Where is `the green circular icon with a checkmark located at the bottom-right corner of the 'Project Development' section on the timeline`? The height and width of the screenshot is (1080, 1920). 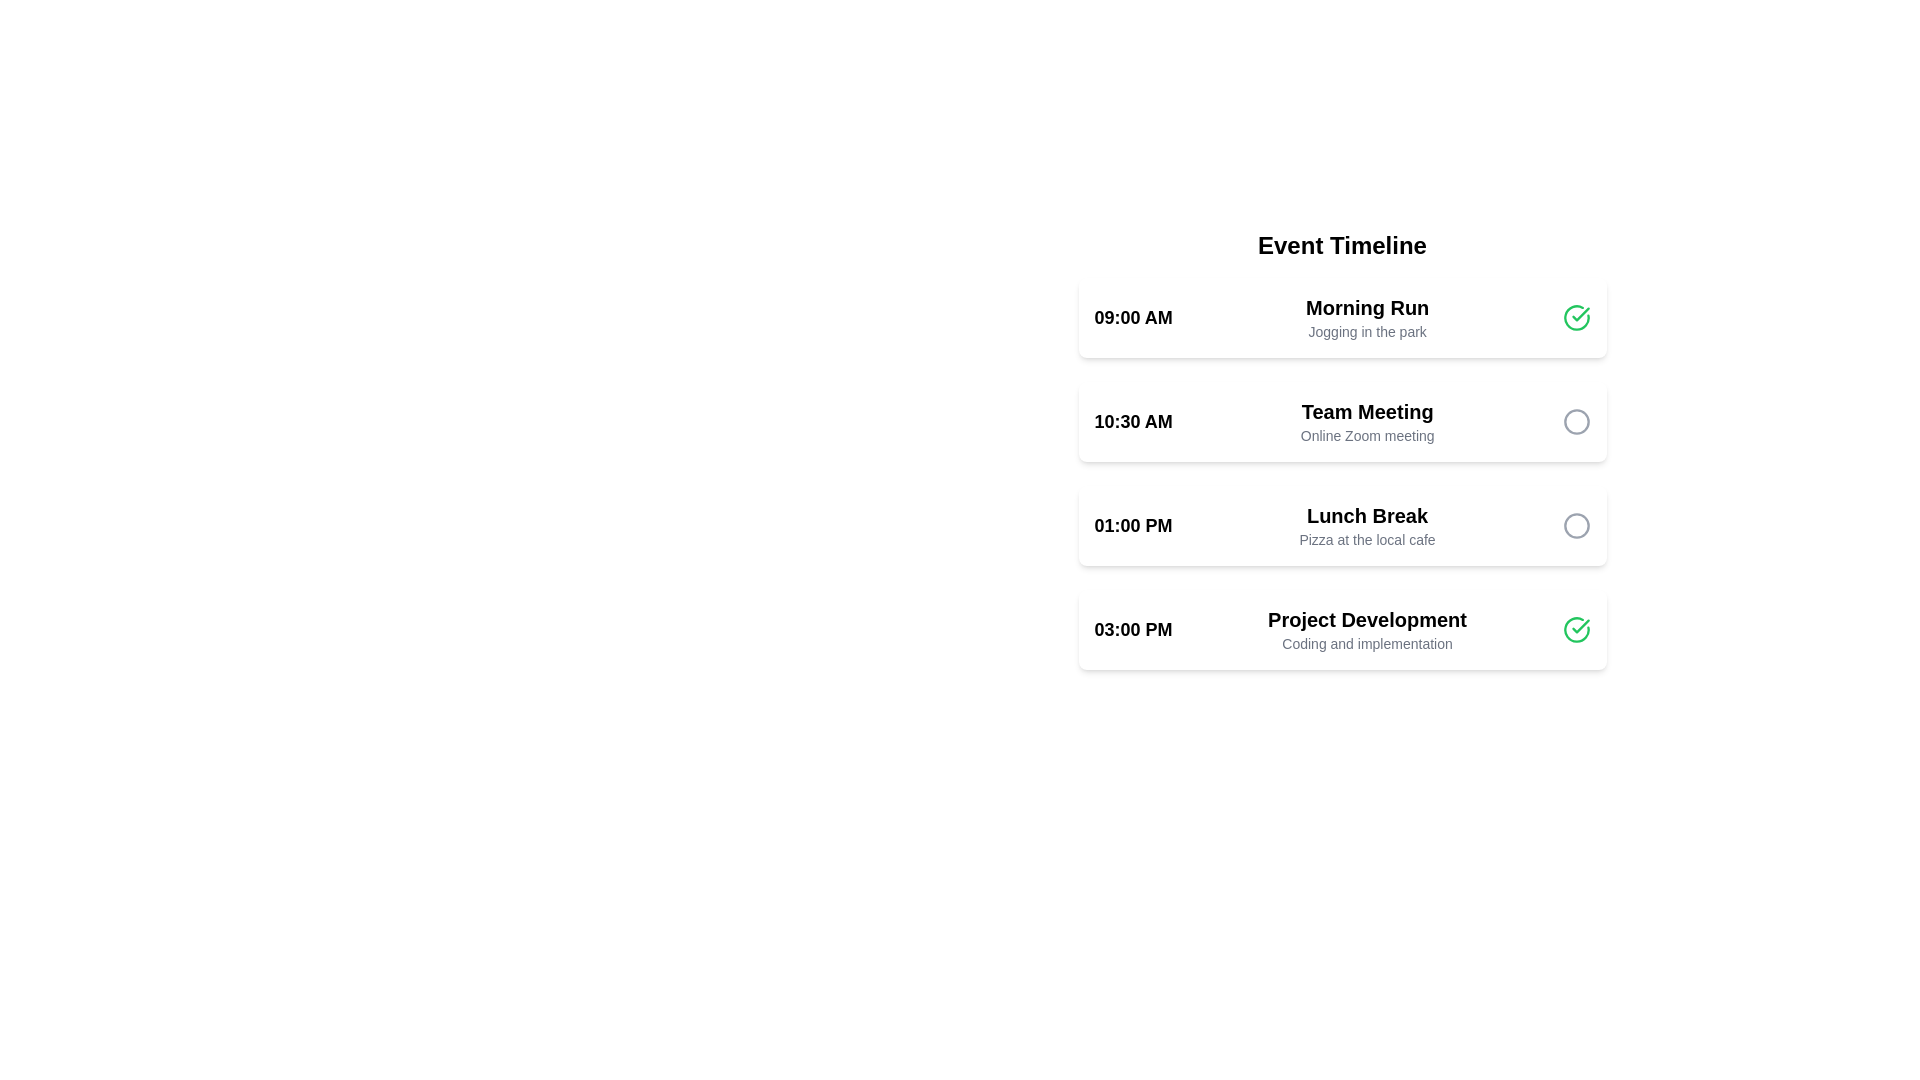 the green circular icon with a checkmark located at the bottom-right corner of the 'Project Development' section on the timeline is located at coordinates (1575, 628).